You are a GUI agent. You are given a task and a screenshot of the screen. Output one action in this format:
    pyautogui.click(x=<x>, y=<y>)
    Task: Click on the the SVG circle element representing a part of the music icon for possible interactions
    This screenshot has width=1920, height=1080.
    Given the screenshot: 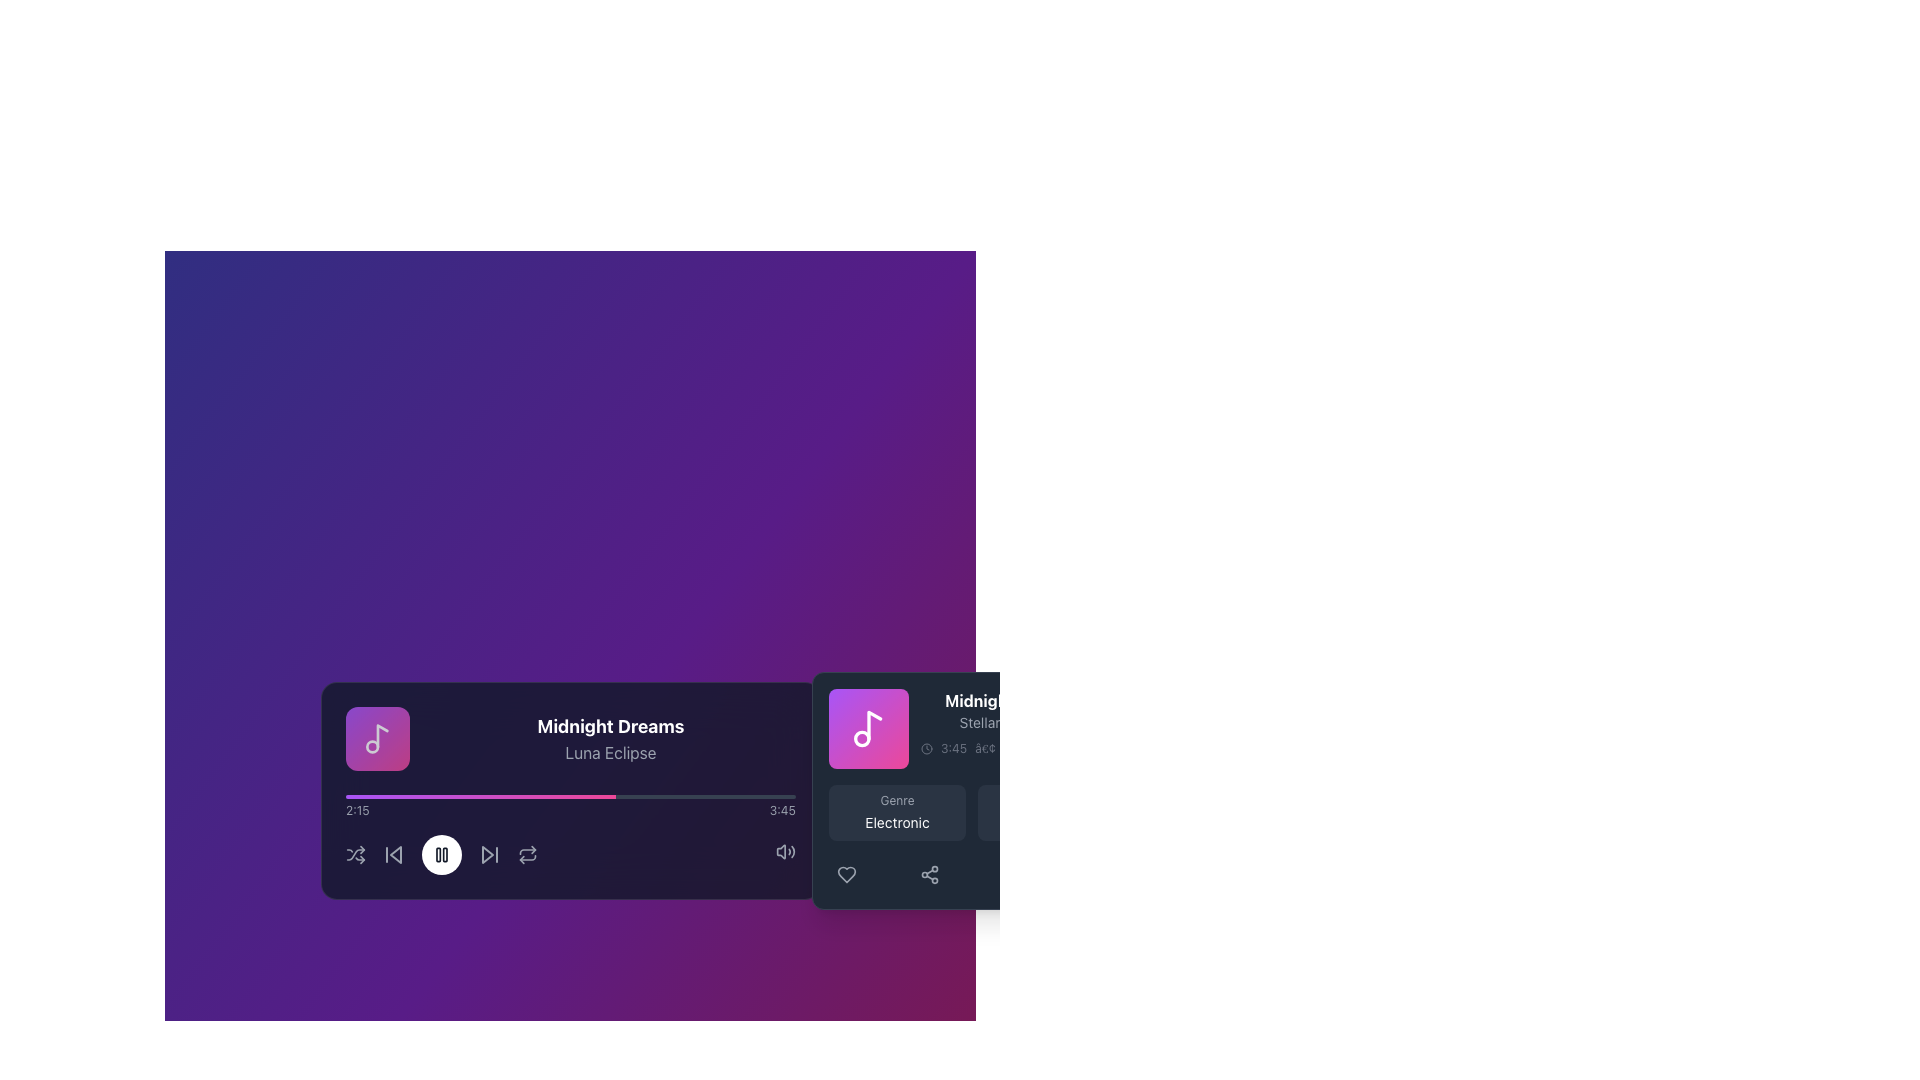 What is the action you would take?
    pyautogui.click(x=861, y=739)
    